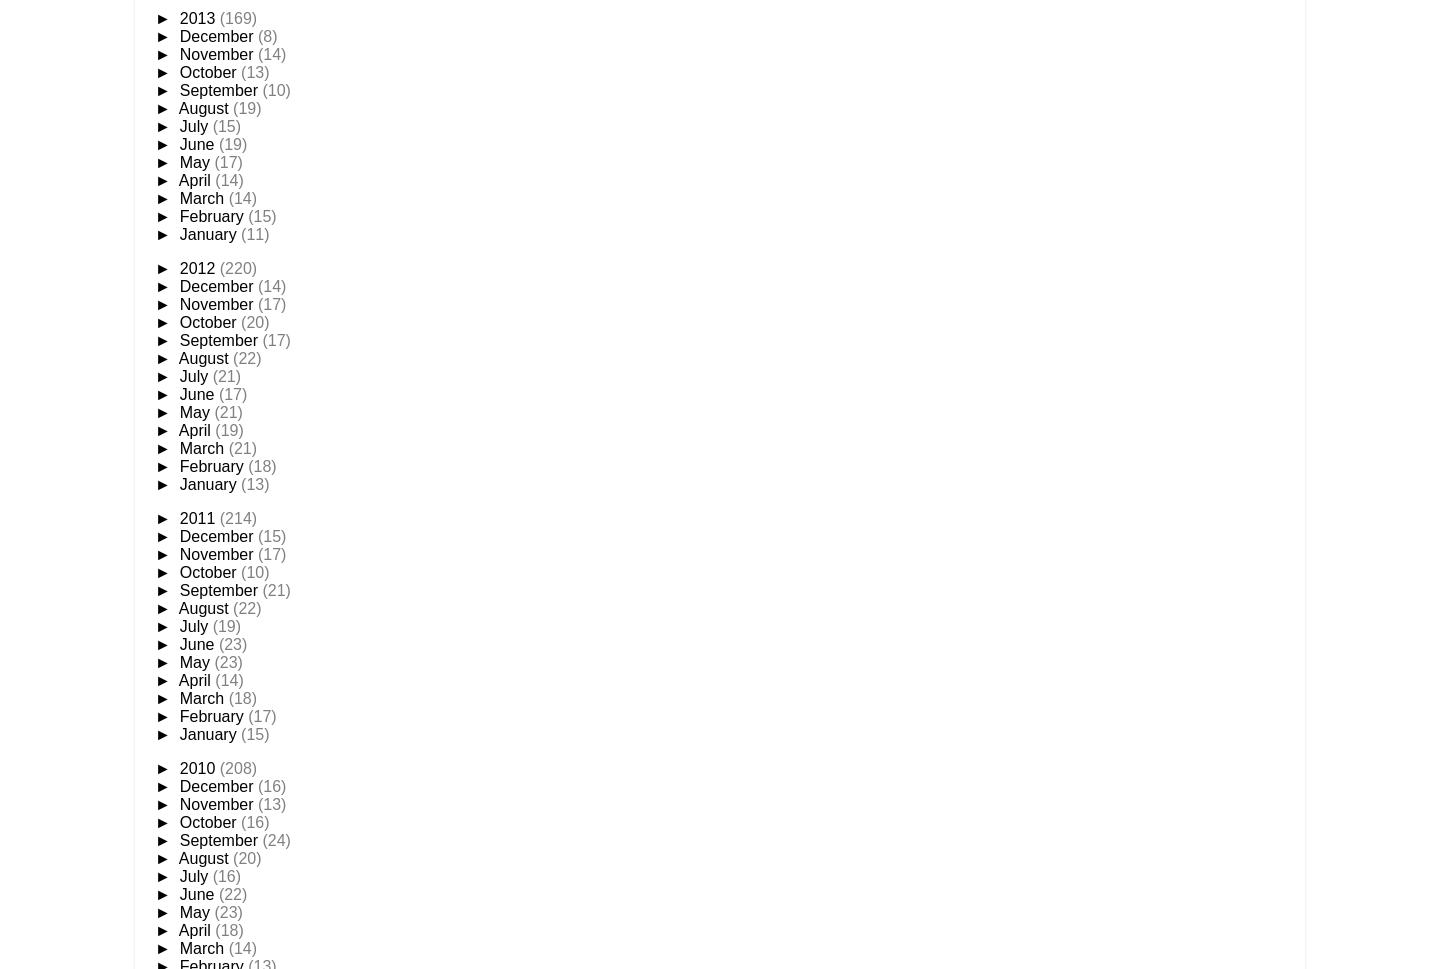 This screenshot has width=1440, height=969. I want to click on '2013', so click(199, 18).